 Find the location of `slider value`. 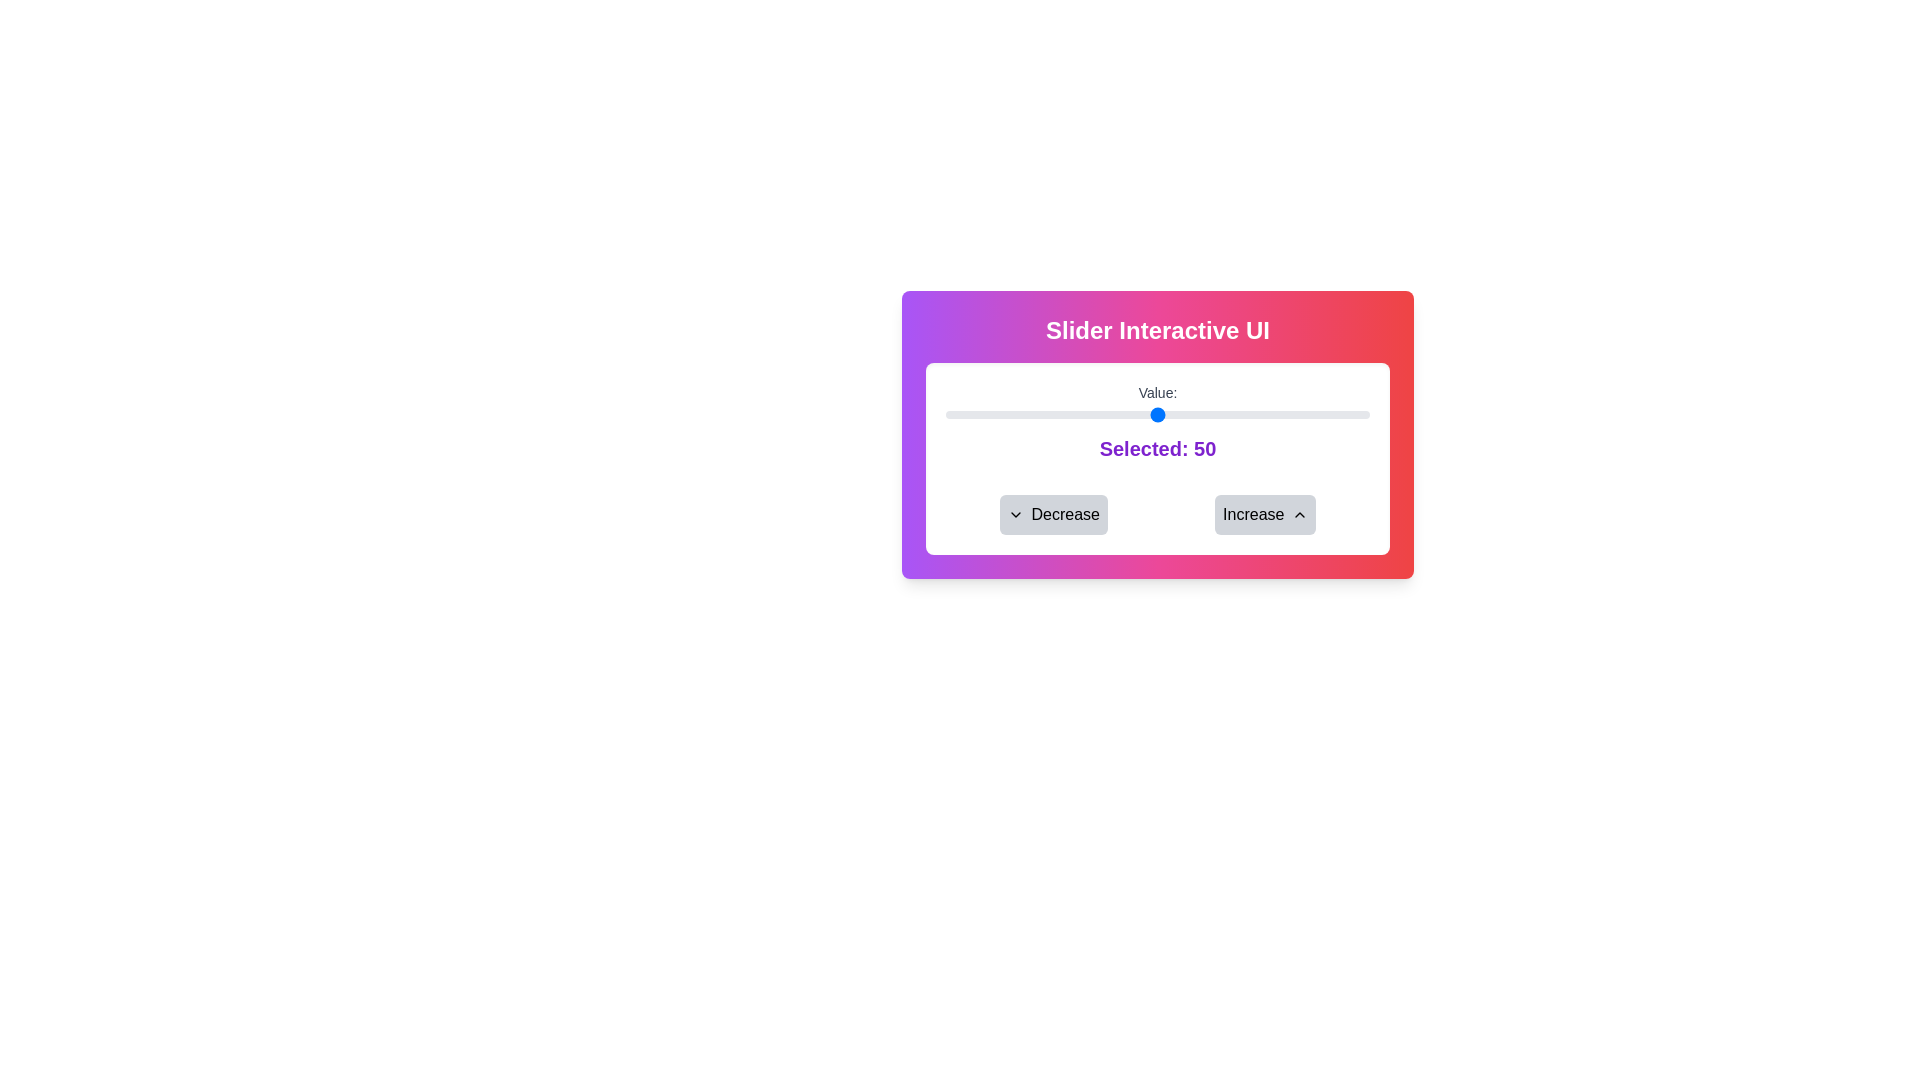

slider value is located at coordinates (967, 414).